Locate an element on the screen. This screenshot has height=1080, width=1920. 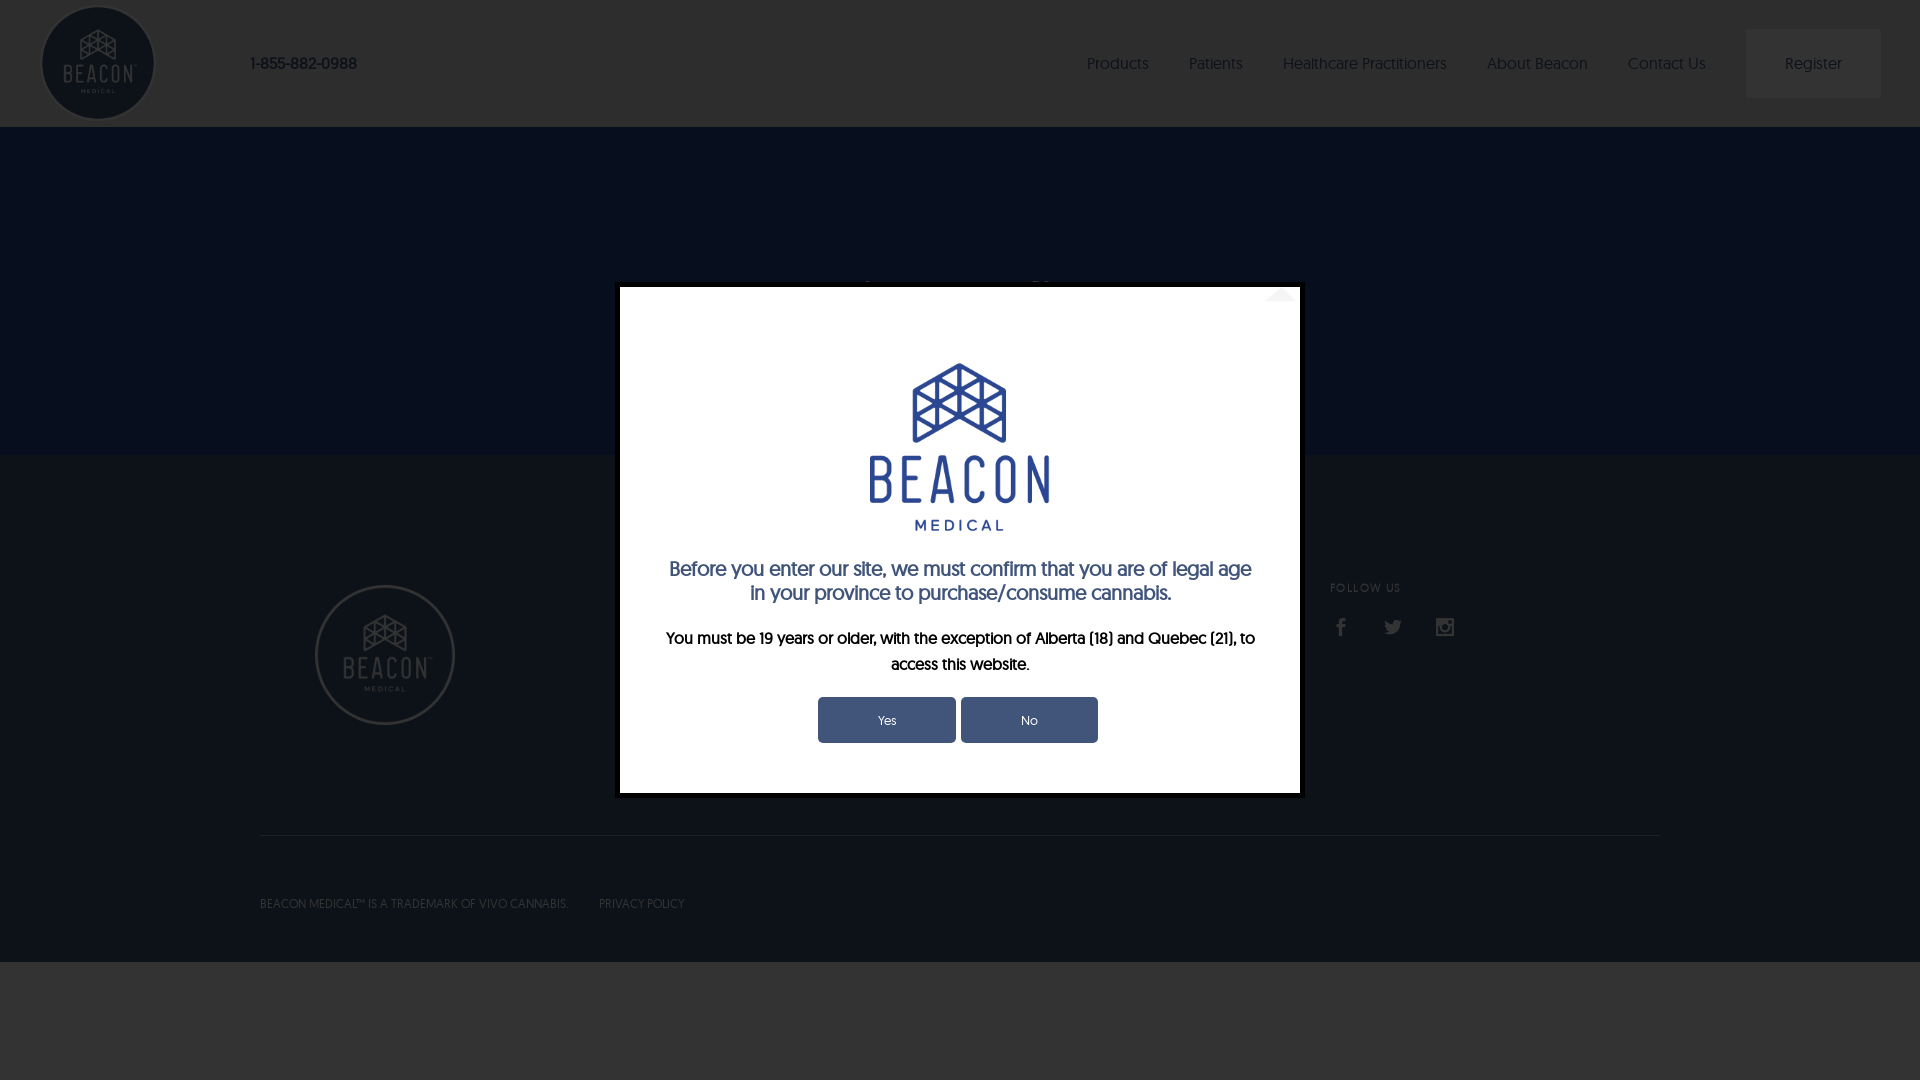
'Healthcare Practitioners' is located at coordinates (1363, 62).